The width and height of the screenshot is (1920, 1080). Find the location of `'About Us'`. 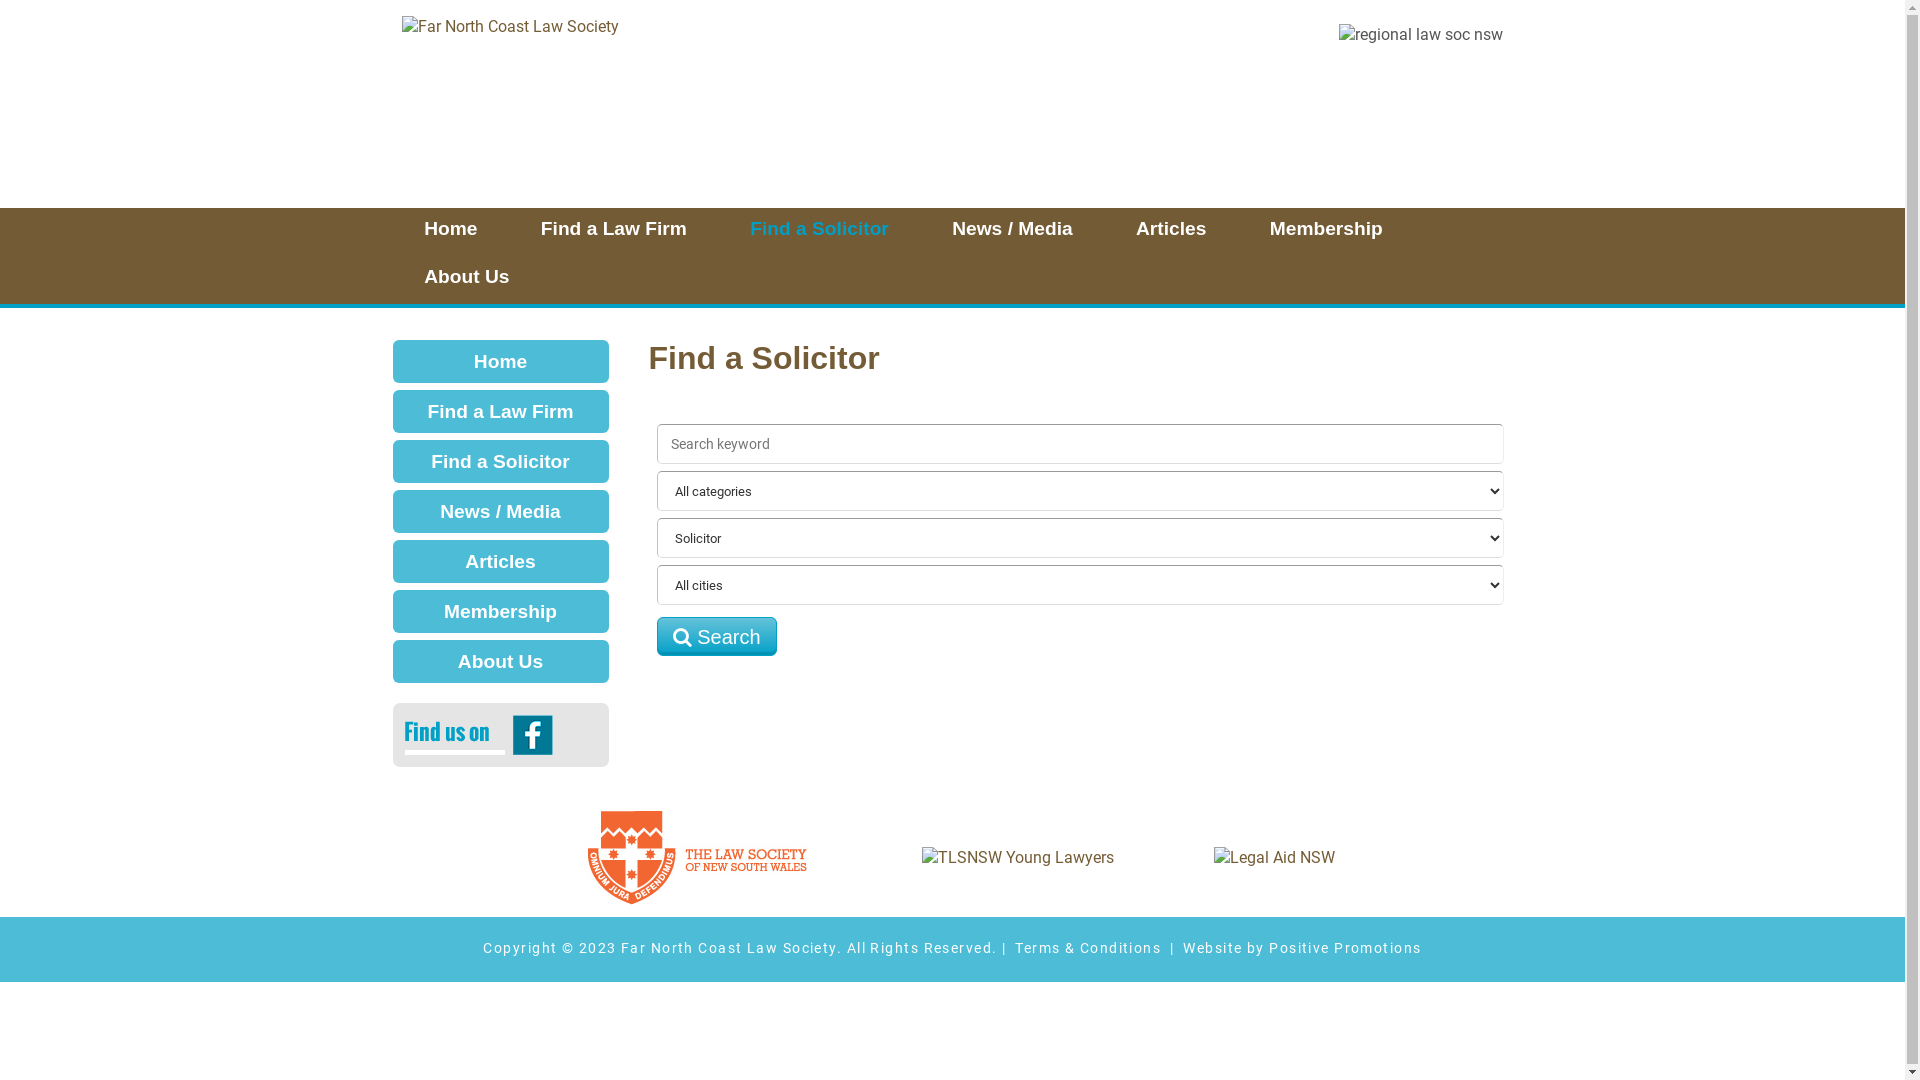

'About Us' is located at coordinates (465, 280).